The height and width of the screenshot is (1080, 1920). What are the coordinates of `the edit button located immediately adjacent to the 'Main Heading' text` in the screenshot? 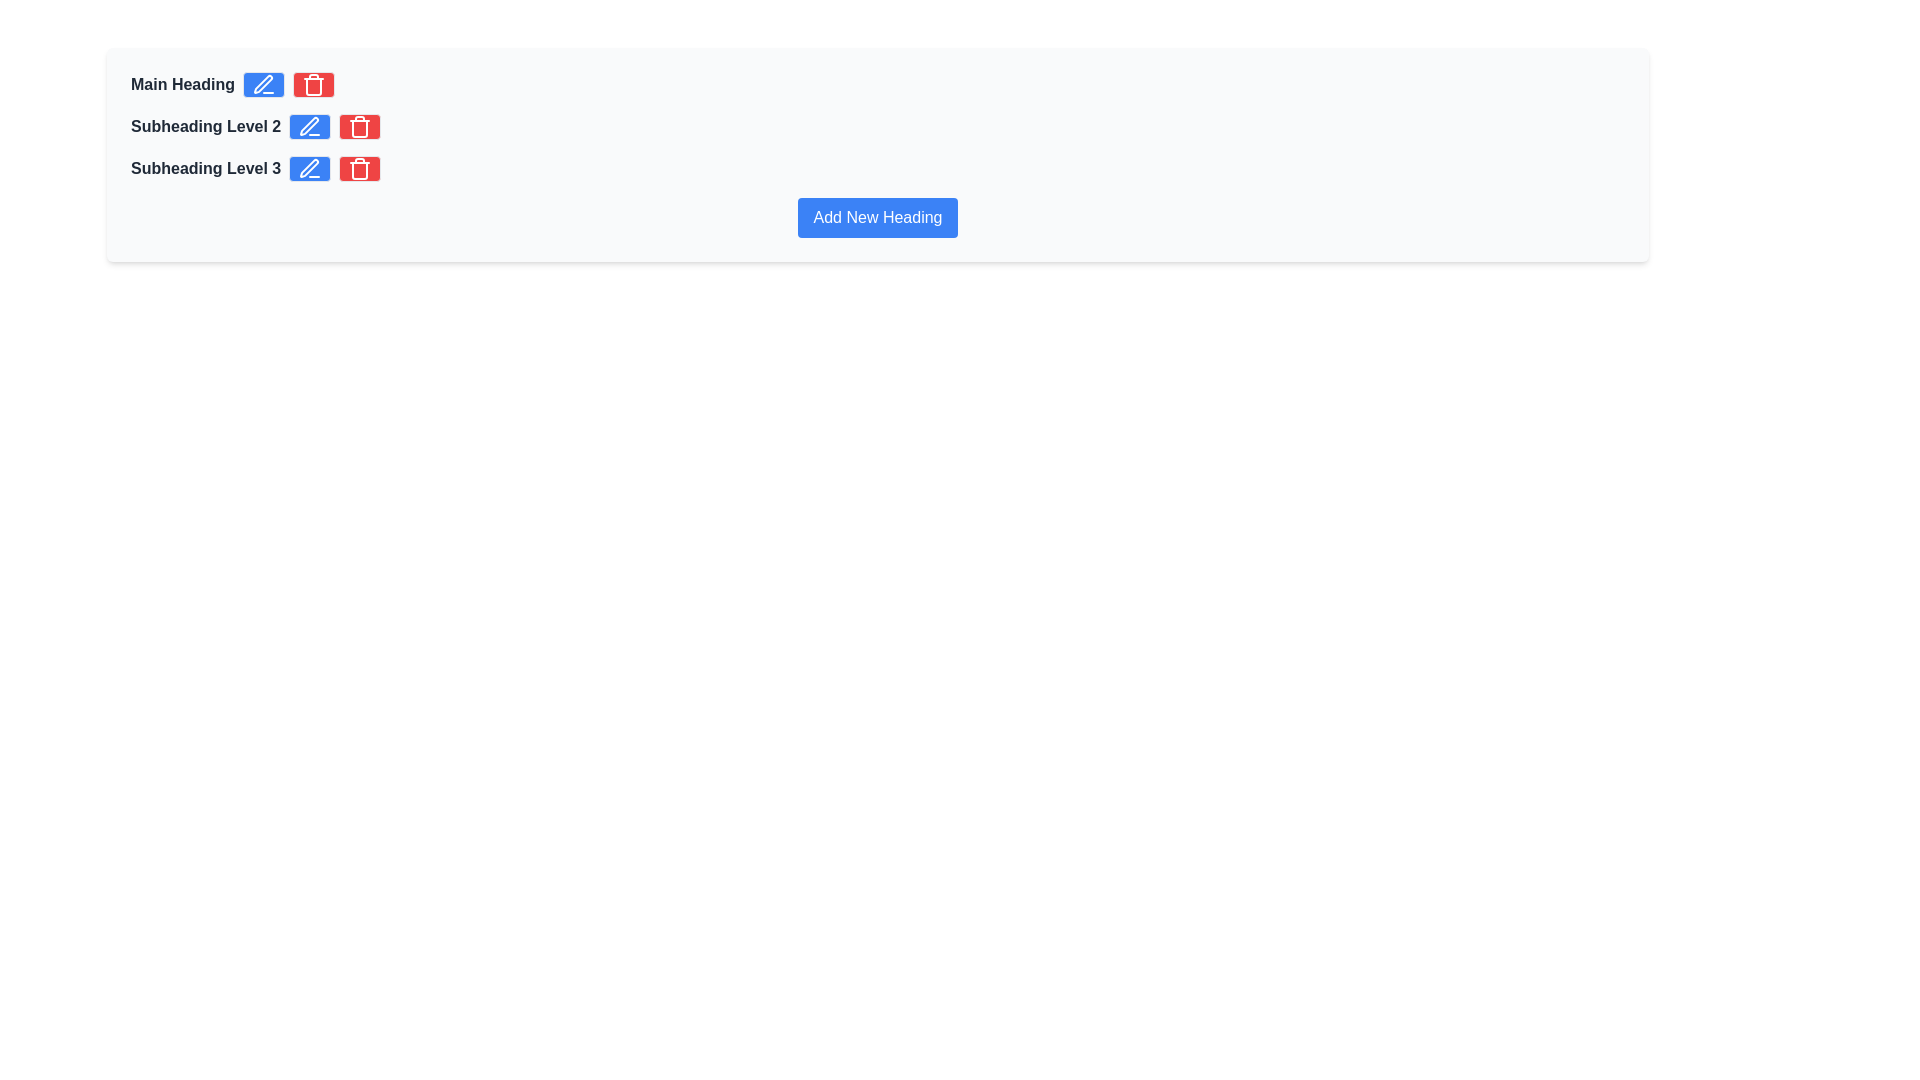 It's located at (263, 83).